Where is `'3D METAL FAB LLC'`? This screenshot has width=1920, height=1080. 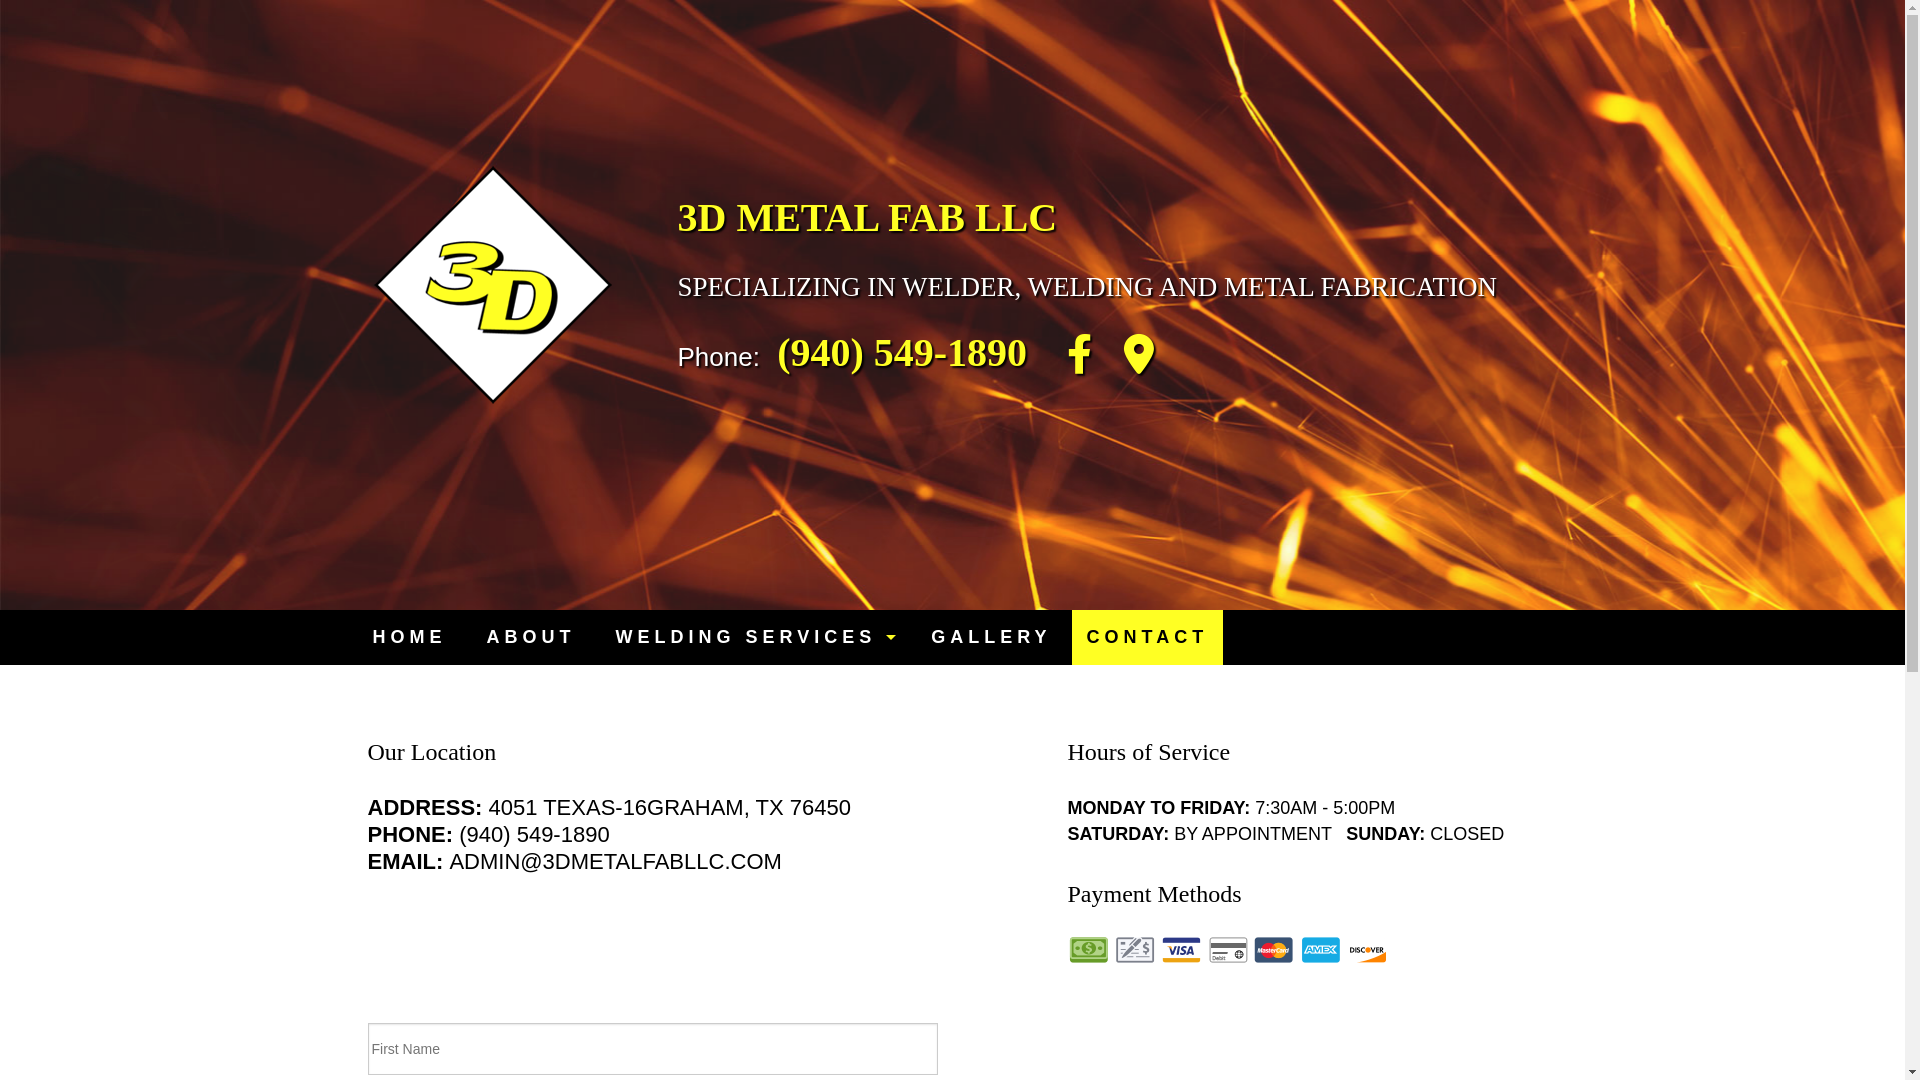 '3D METAL FAB LLC' is located at coordinates (667, 217).